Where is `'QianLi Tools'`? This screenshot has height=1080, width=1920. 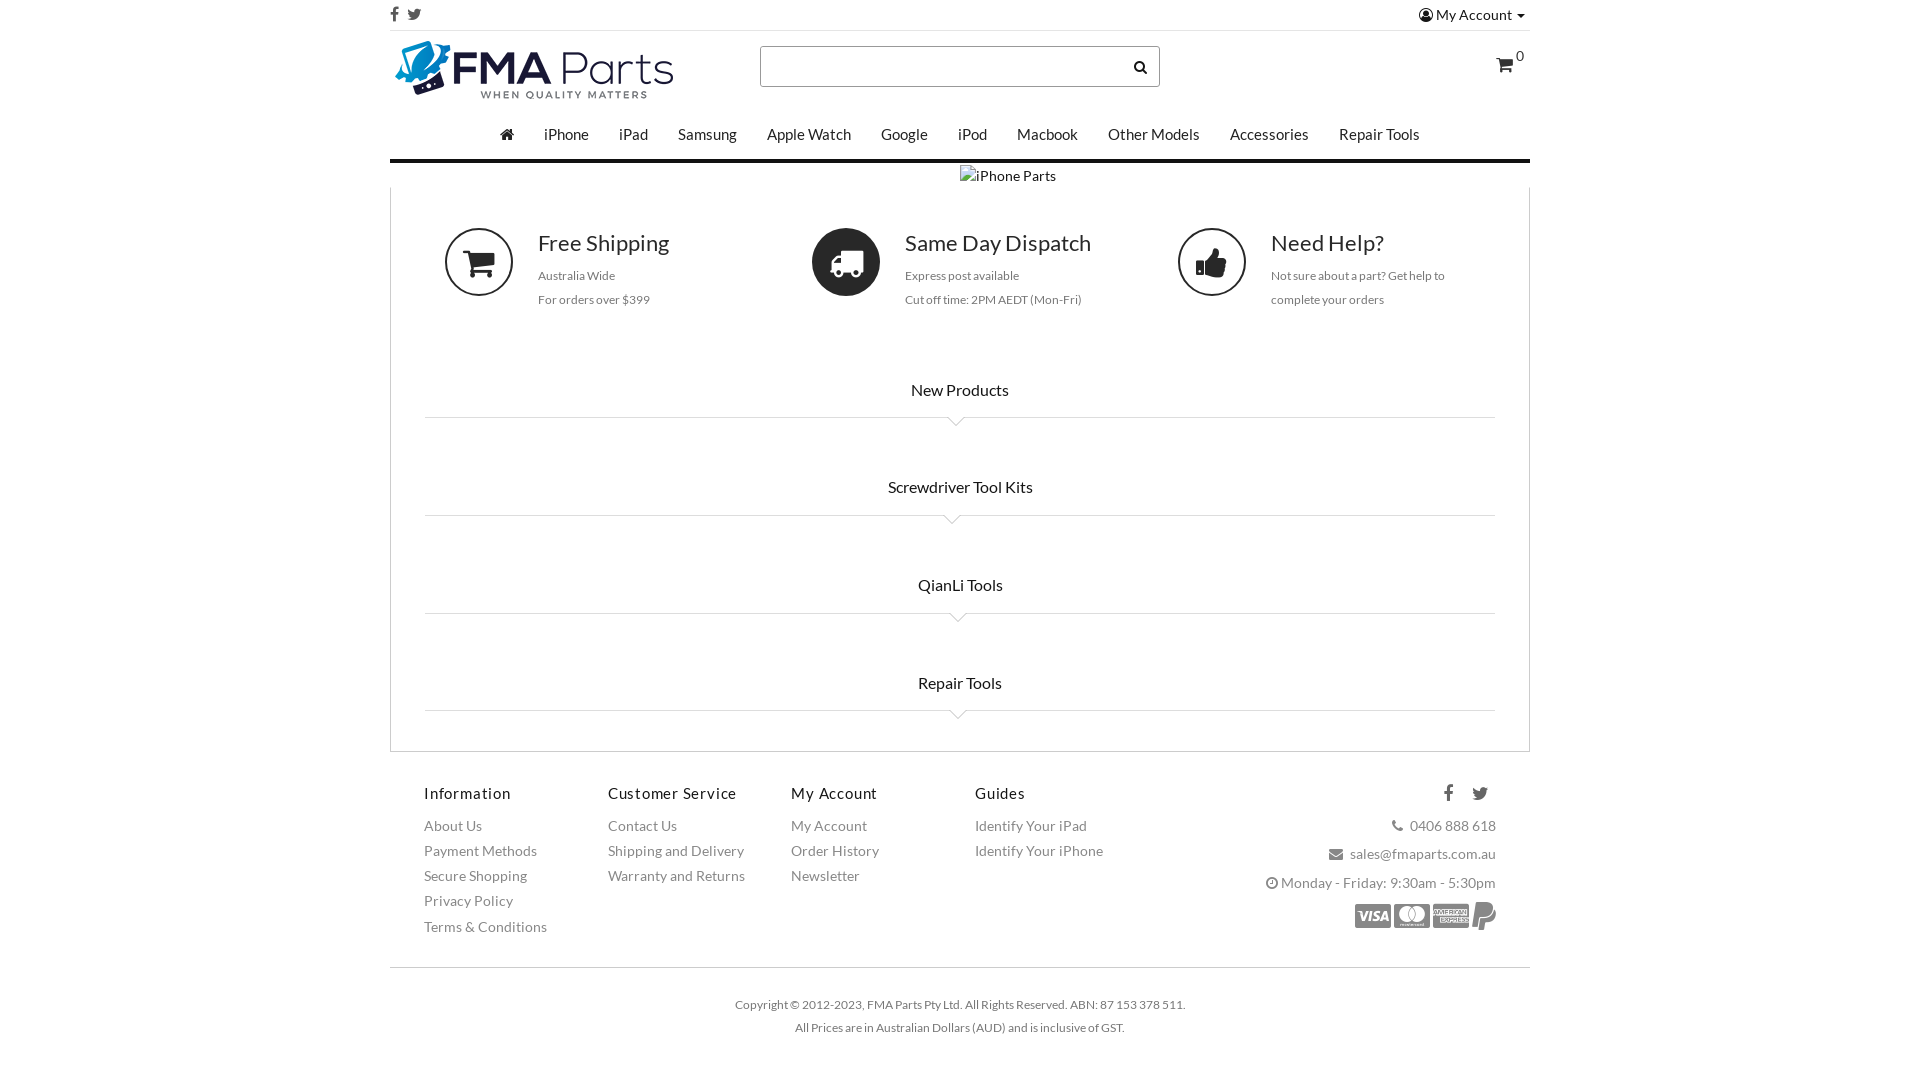 'QianLi Tools' is located at coordinates (958, 585).